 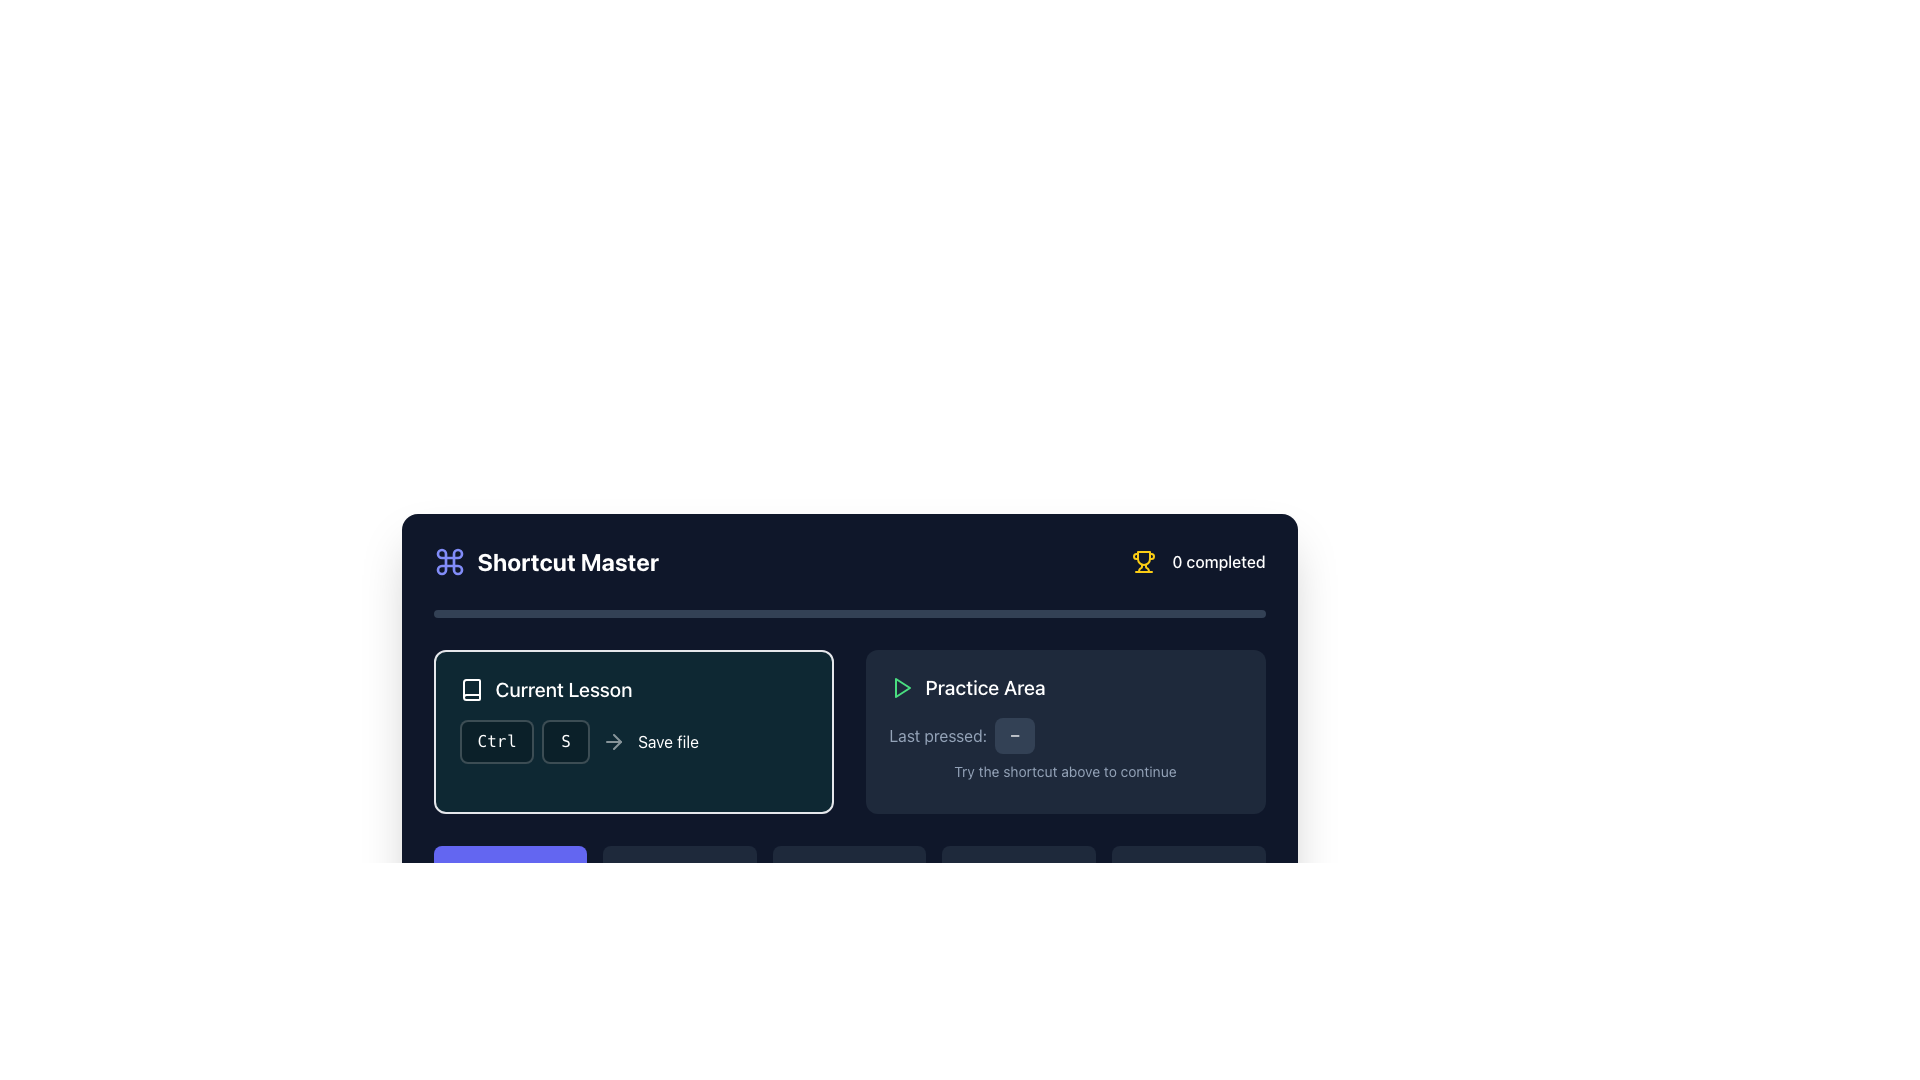 I want to click on the 'S' button in the 'Current Lesson' section, which is the second button in a horizontal layout next, so click(x=565, y=741).